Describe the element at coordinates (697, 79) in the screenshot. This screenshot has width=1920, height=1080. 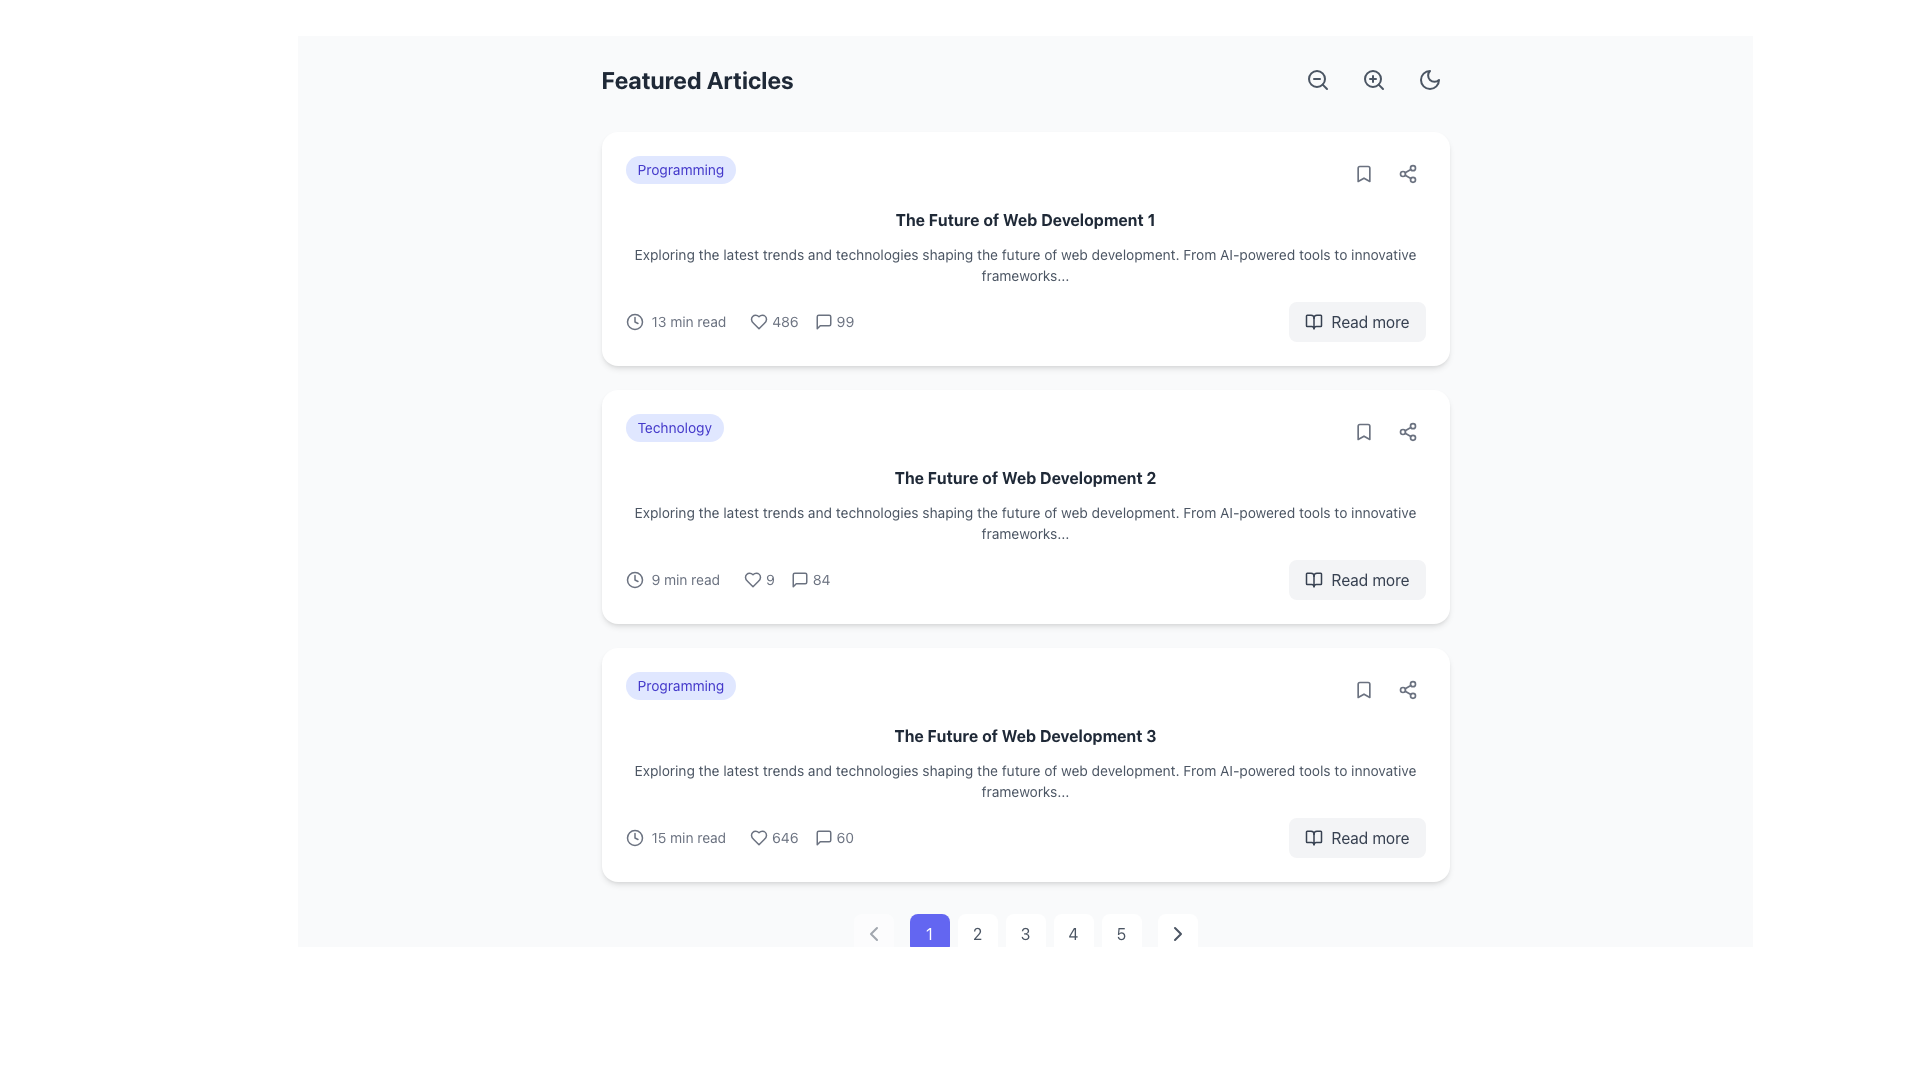
I see `text header that serves as a label for the featured articles section, positioned at the upper-left of the content area` at that location.